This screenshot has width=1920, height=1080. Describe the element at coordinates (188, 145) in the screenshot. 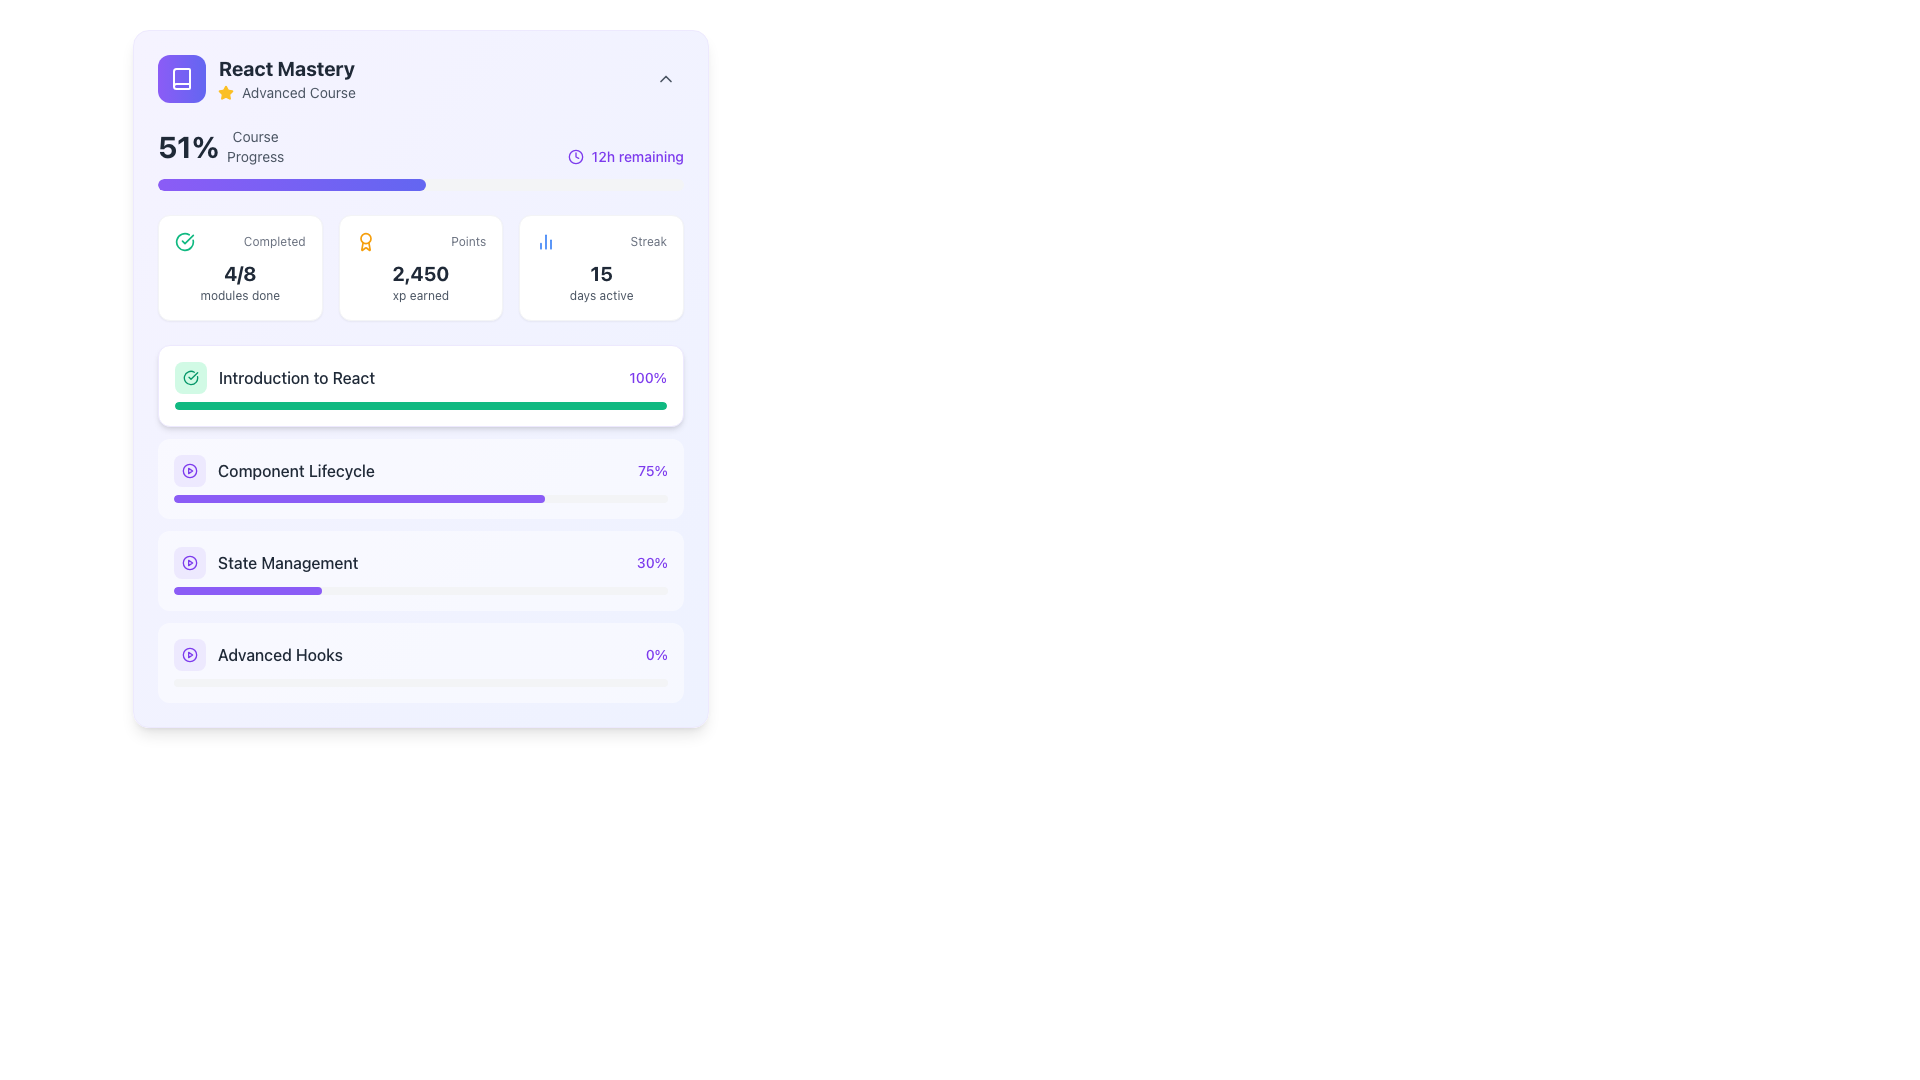

I see `the '51%' text label, which is bold and large, indicating course progress in the top-left corner of the interface` at that location.